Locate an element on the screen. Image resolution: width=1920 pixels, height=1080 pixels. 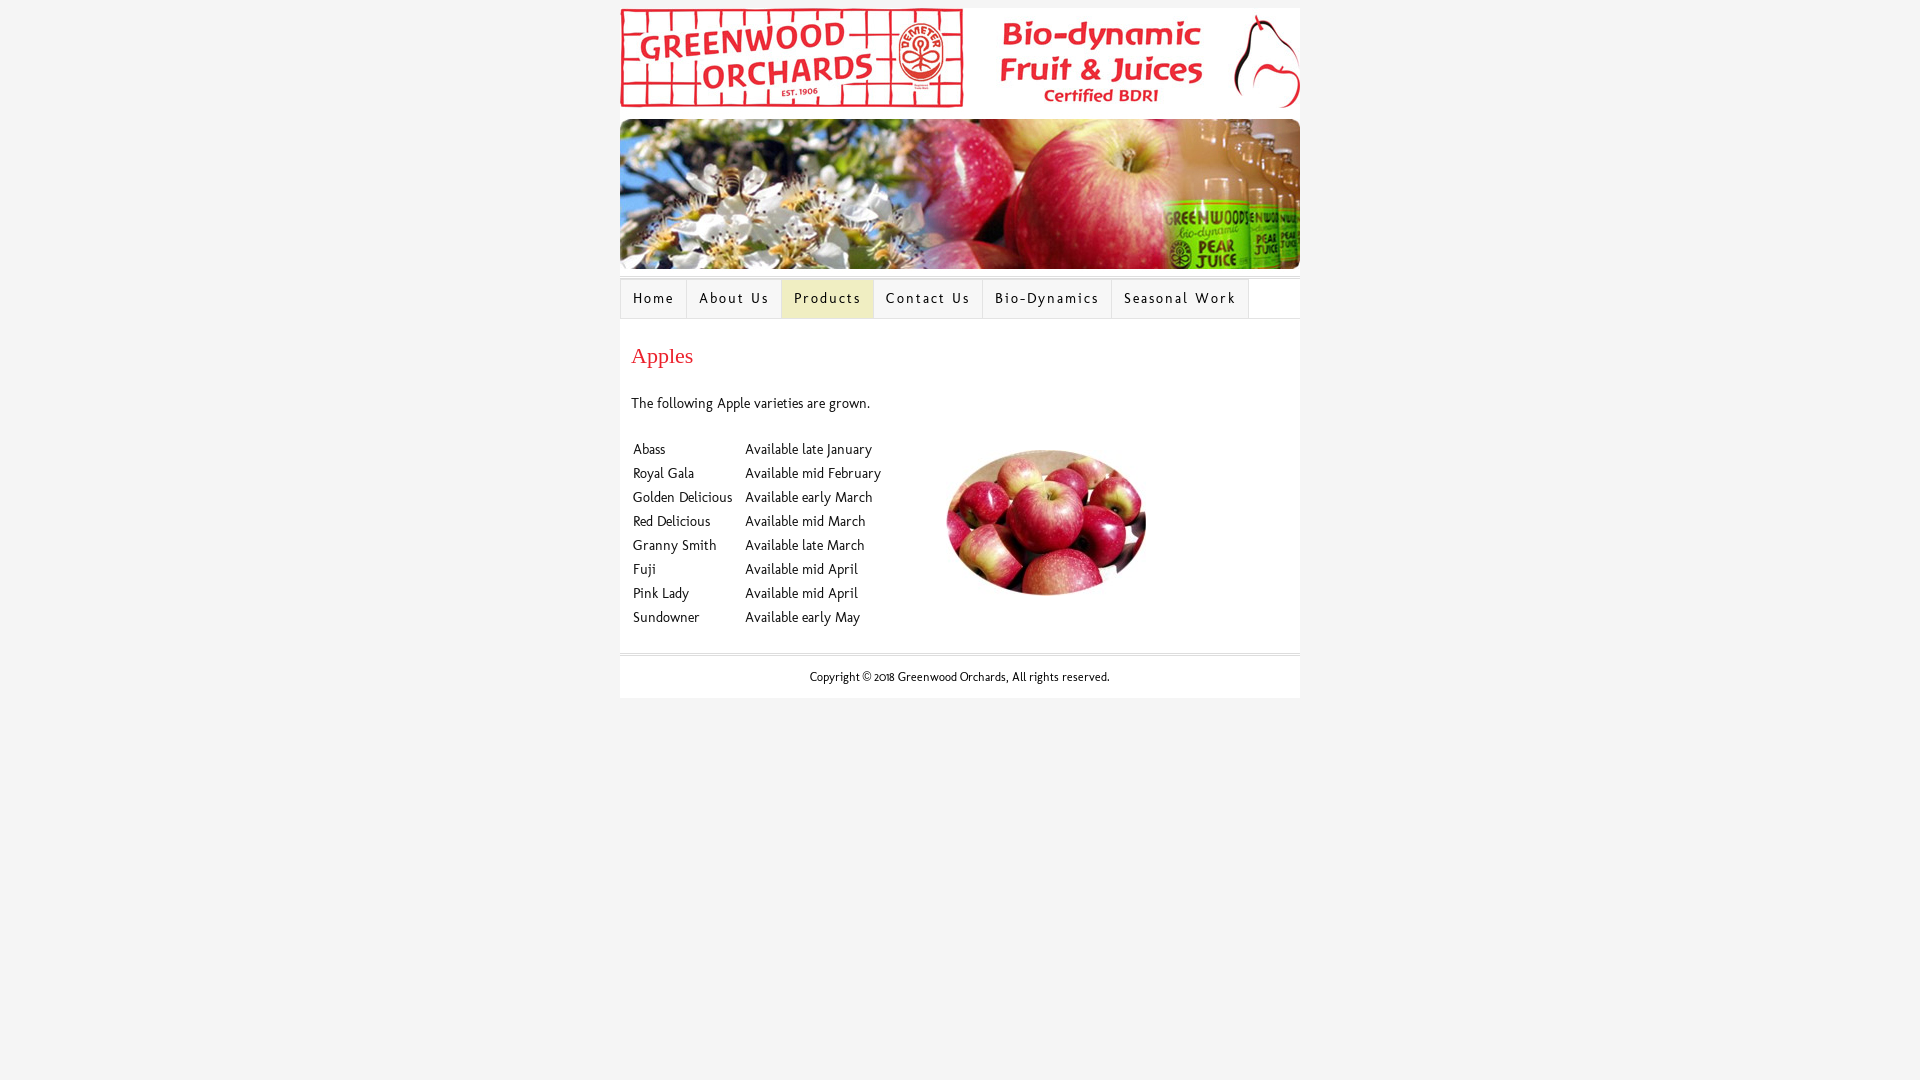
'Home' is located at coordinates (653, 299).